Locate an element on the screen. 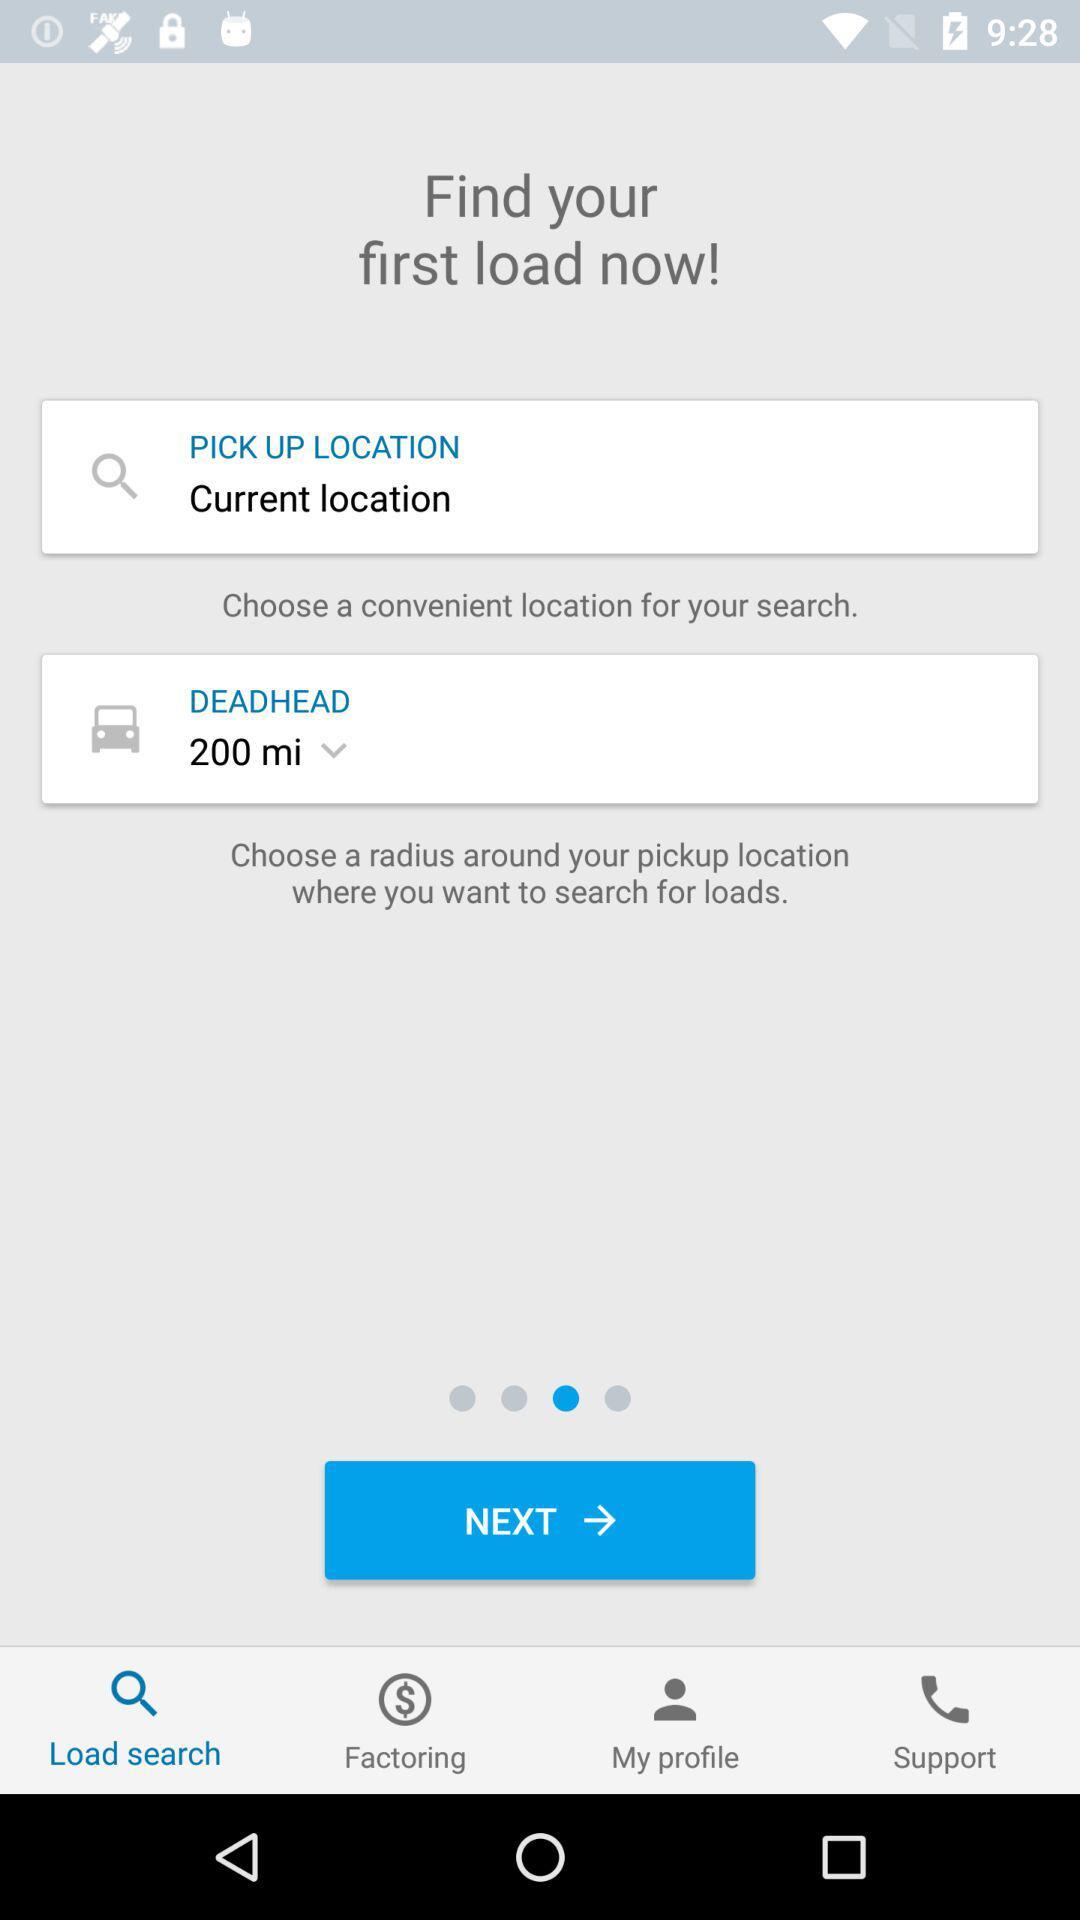  icon to the left of support is located at coordinates (675, 1719).